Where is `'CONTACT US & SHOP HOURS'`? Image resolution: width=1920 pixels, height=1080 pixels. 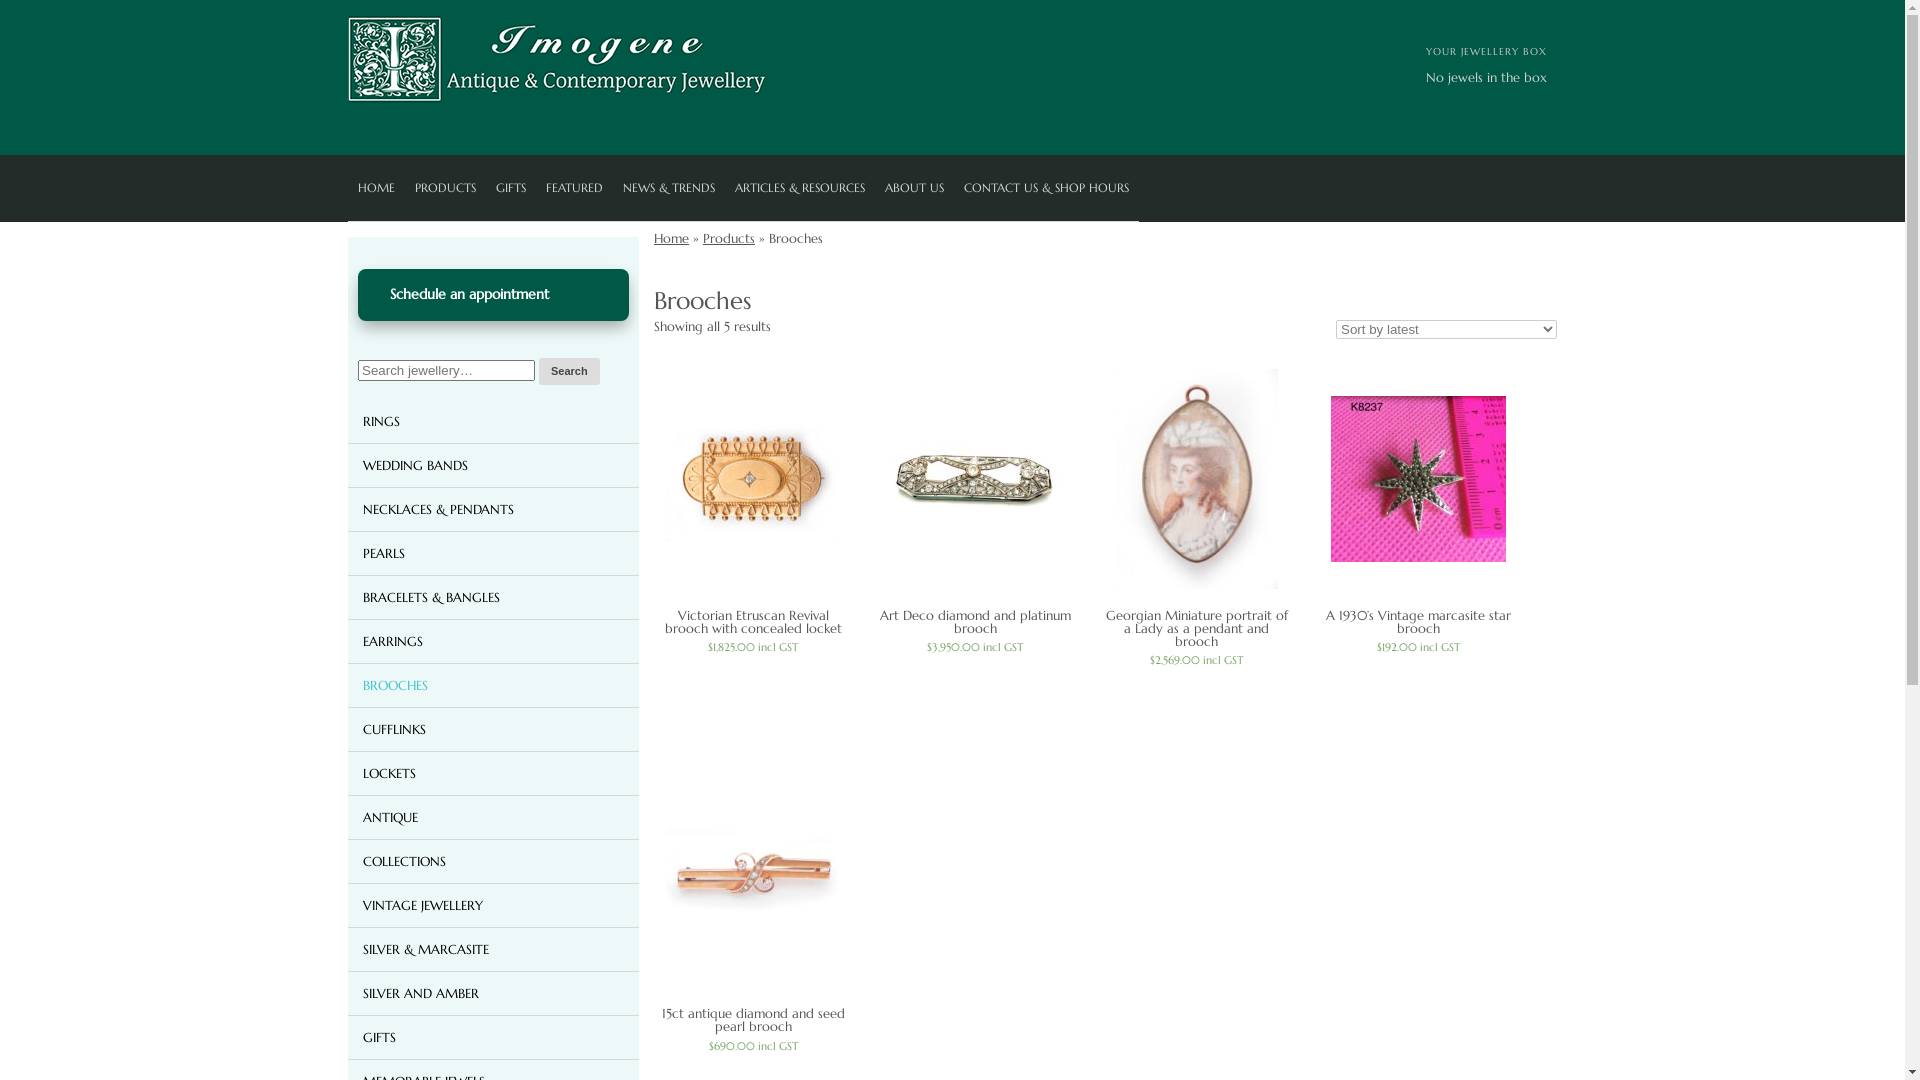 'CONTACT US & SHOP HOURS' is located at coordinates (1045, 188).